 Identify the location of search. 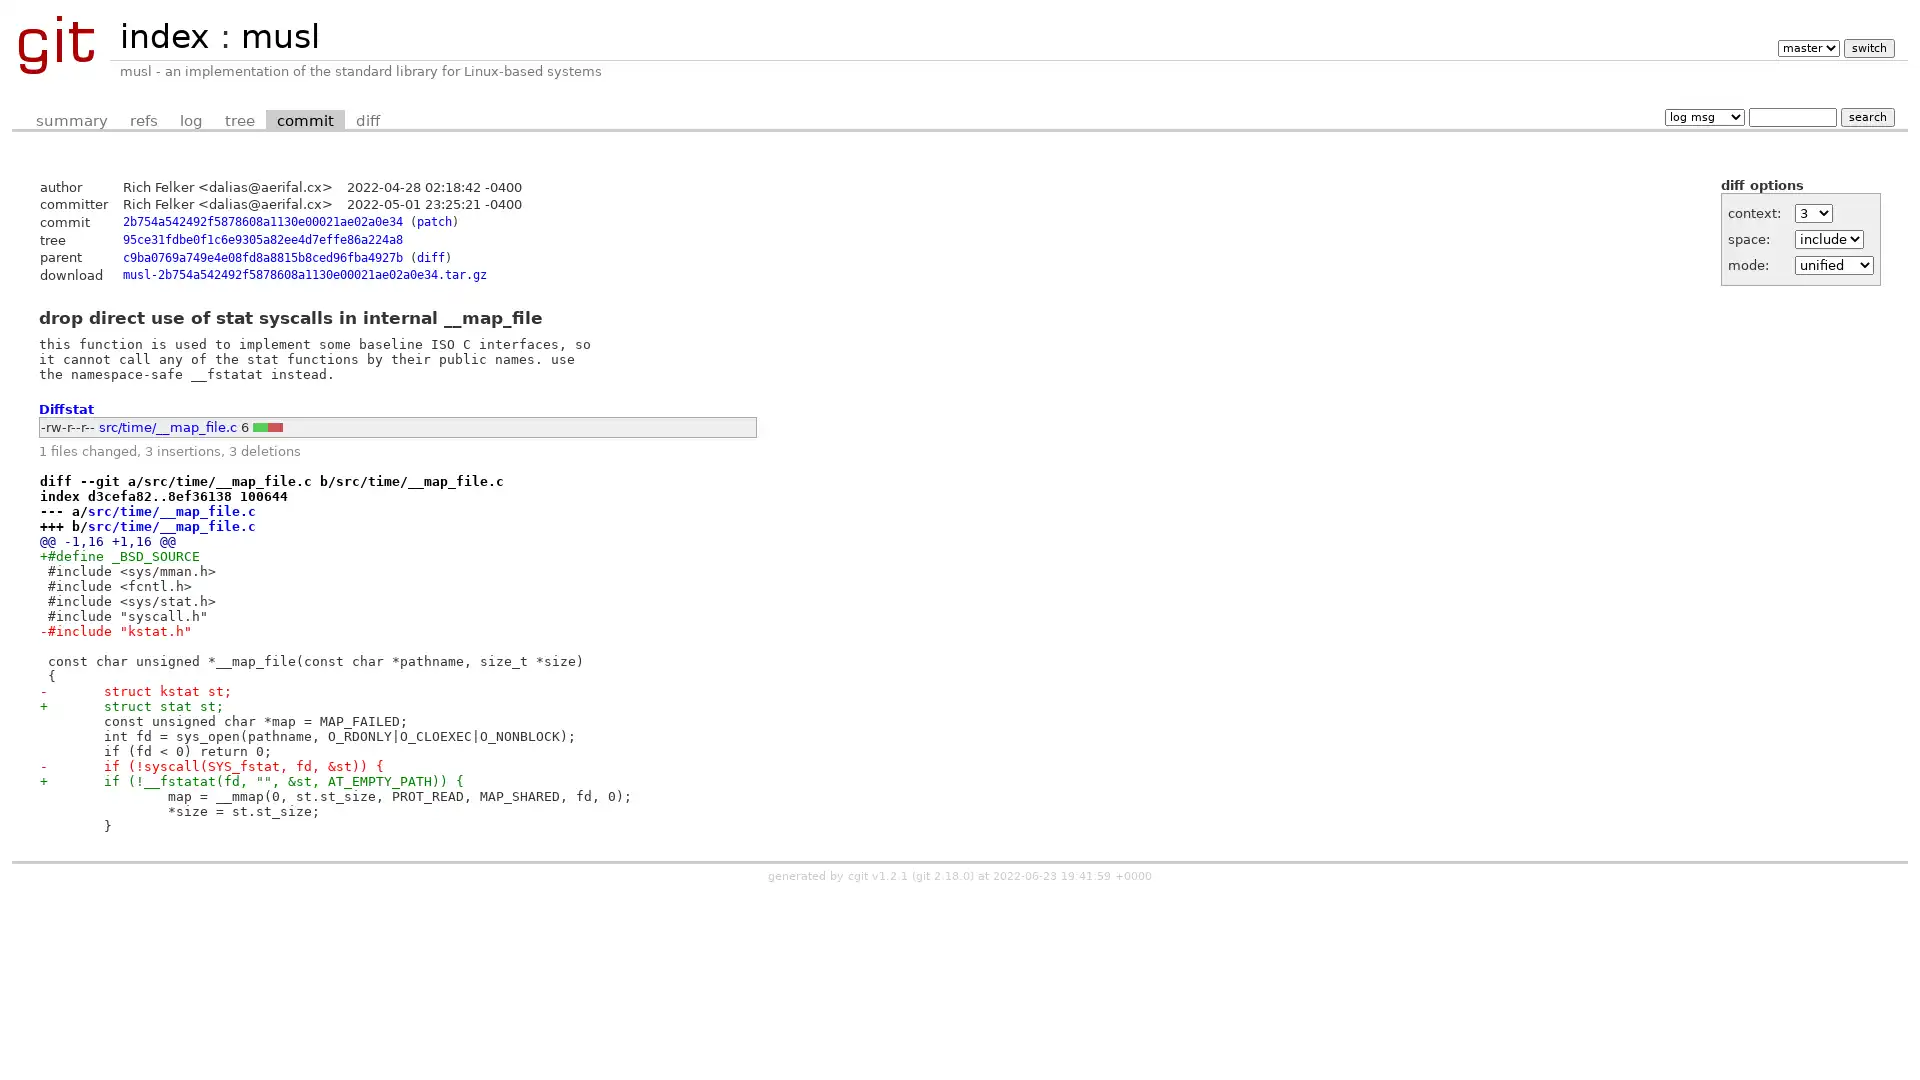
(1866, 116).